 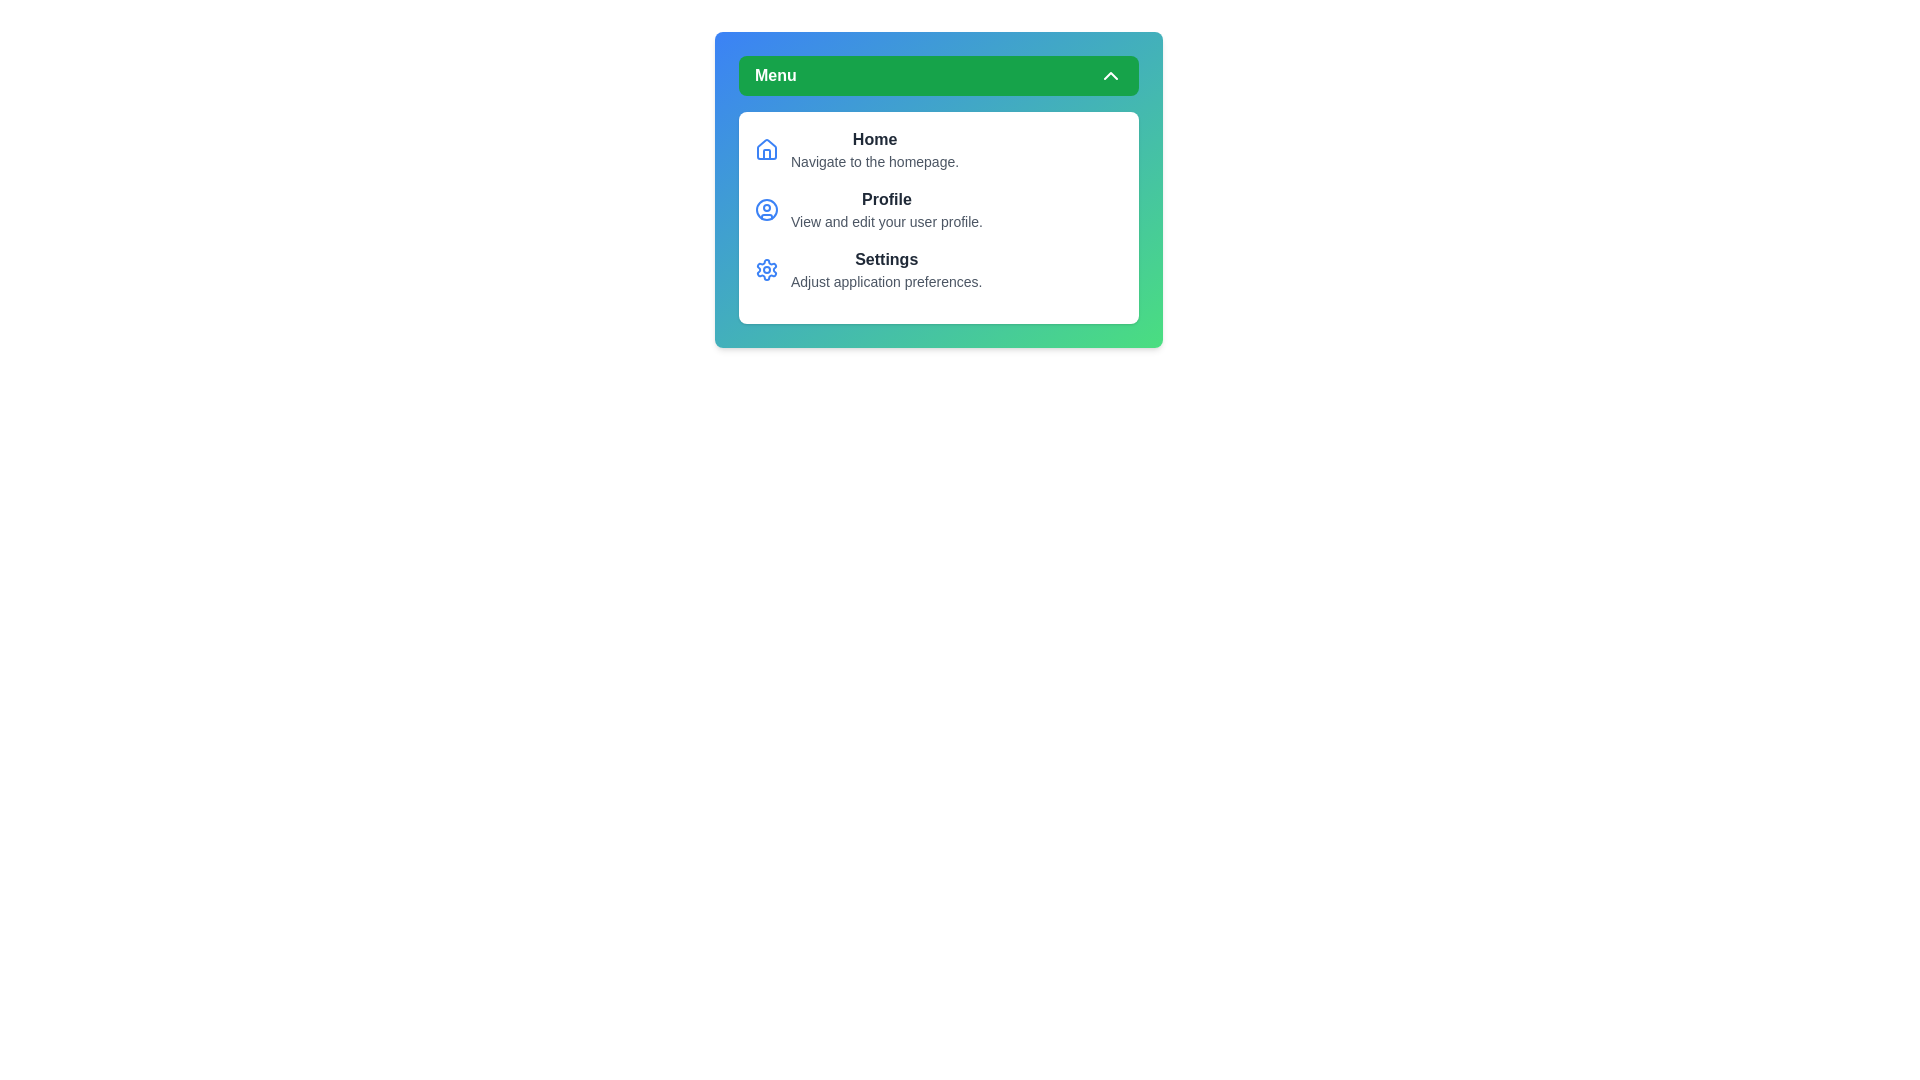 I want to click on the icon associated with the Settings menu item, so click(x=766, y=270).